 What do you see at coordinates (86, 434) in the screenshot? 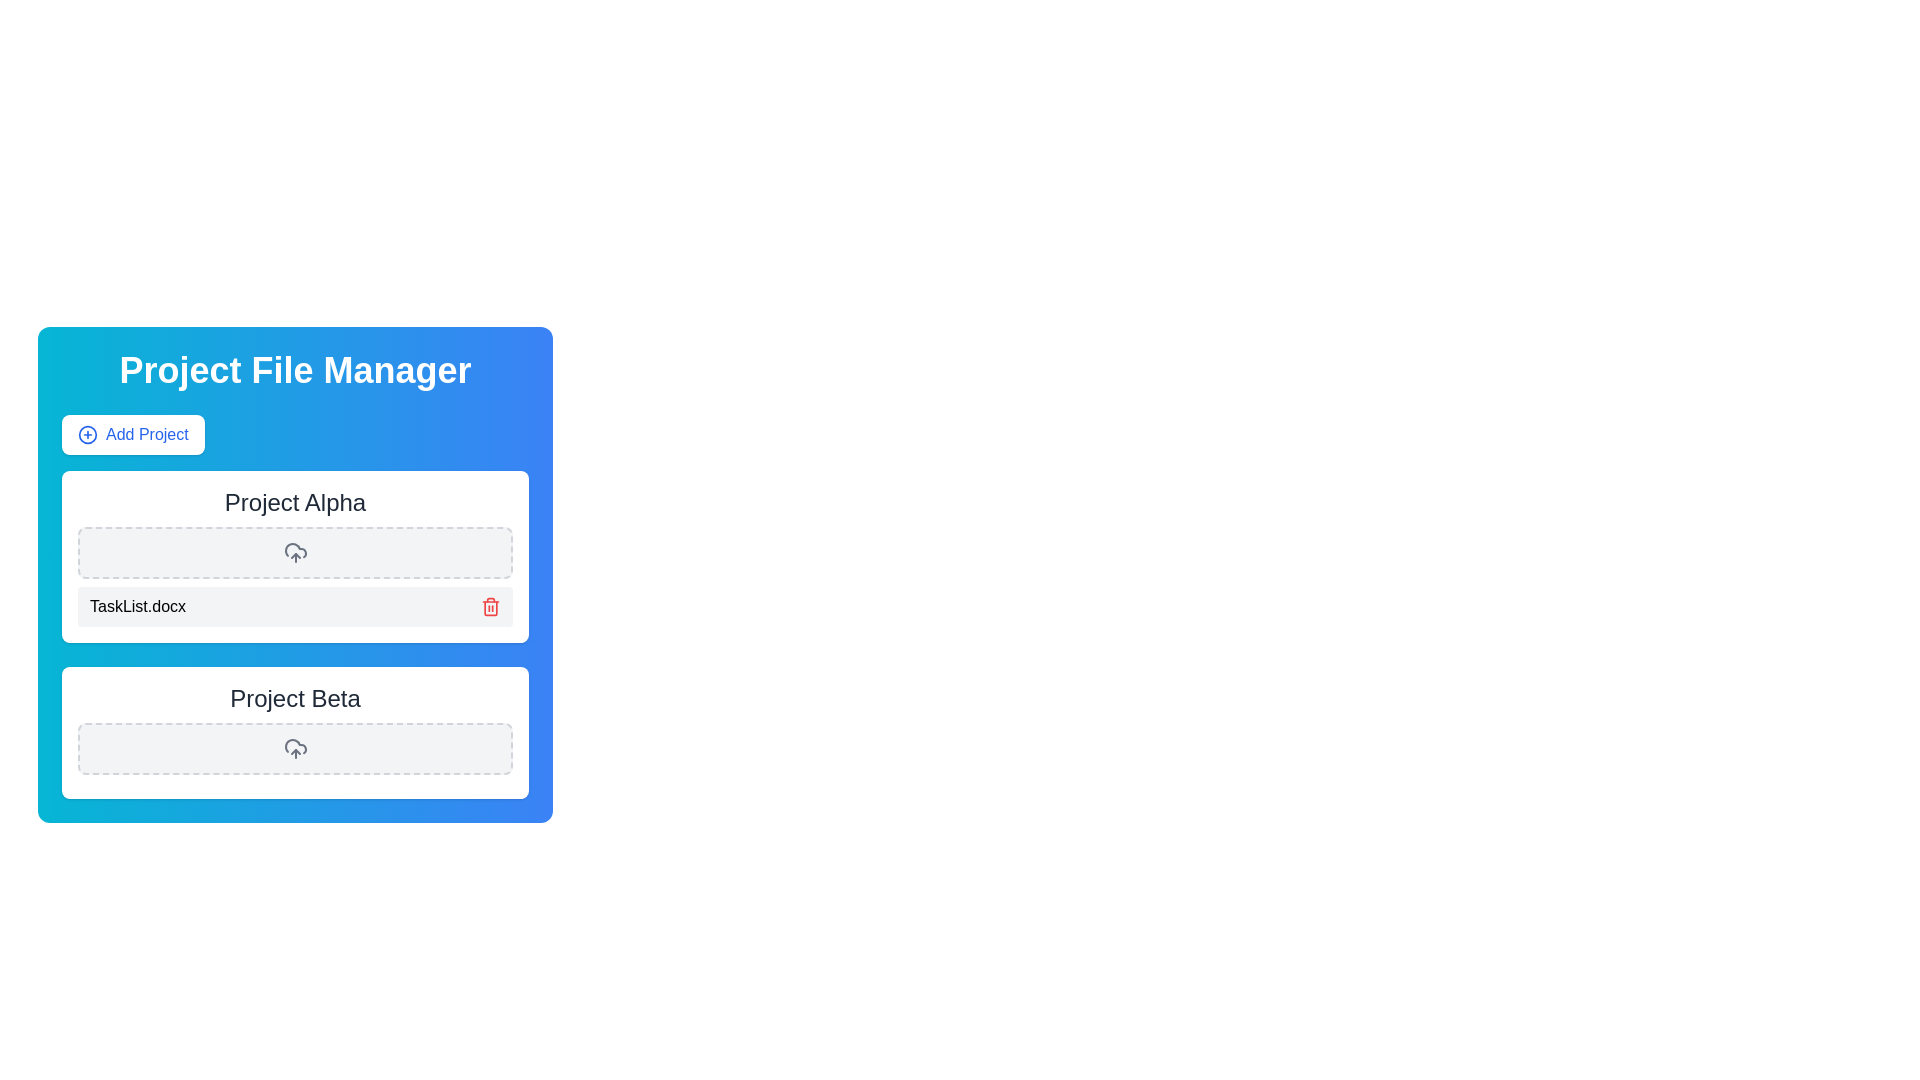
I see `the icon located to the left of the 'Add Project' button in the upper left area of the interface, below the 'Project File Manager' header` at bounding box center [86, 434].